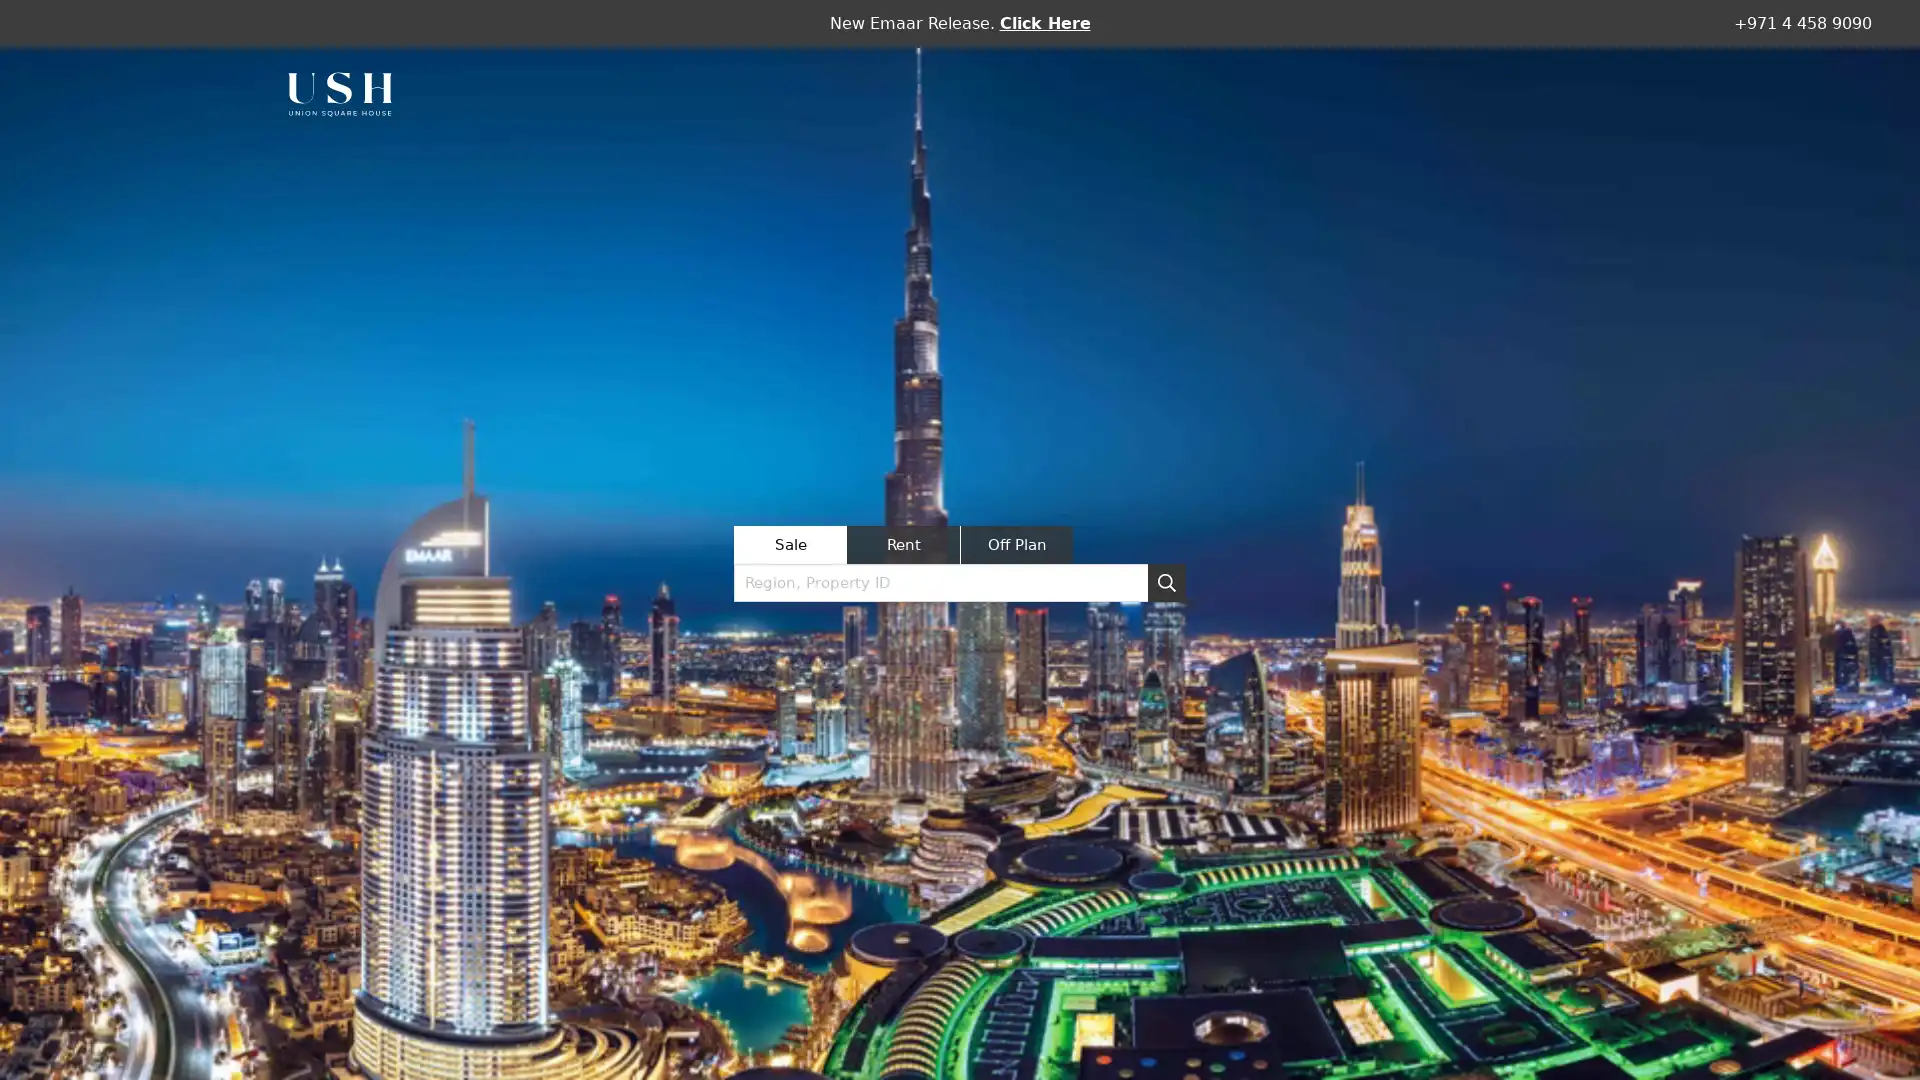 The image size is (1920, 1080). What do you see at coordinates (902, 544) in the screenshot?
I see `Rent` at bounding box center [902, 544].